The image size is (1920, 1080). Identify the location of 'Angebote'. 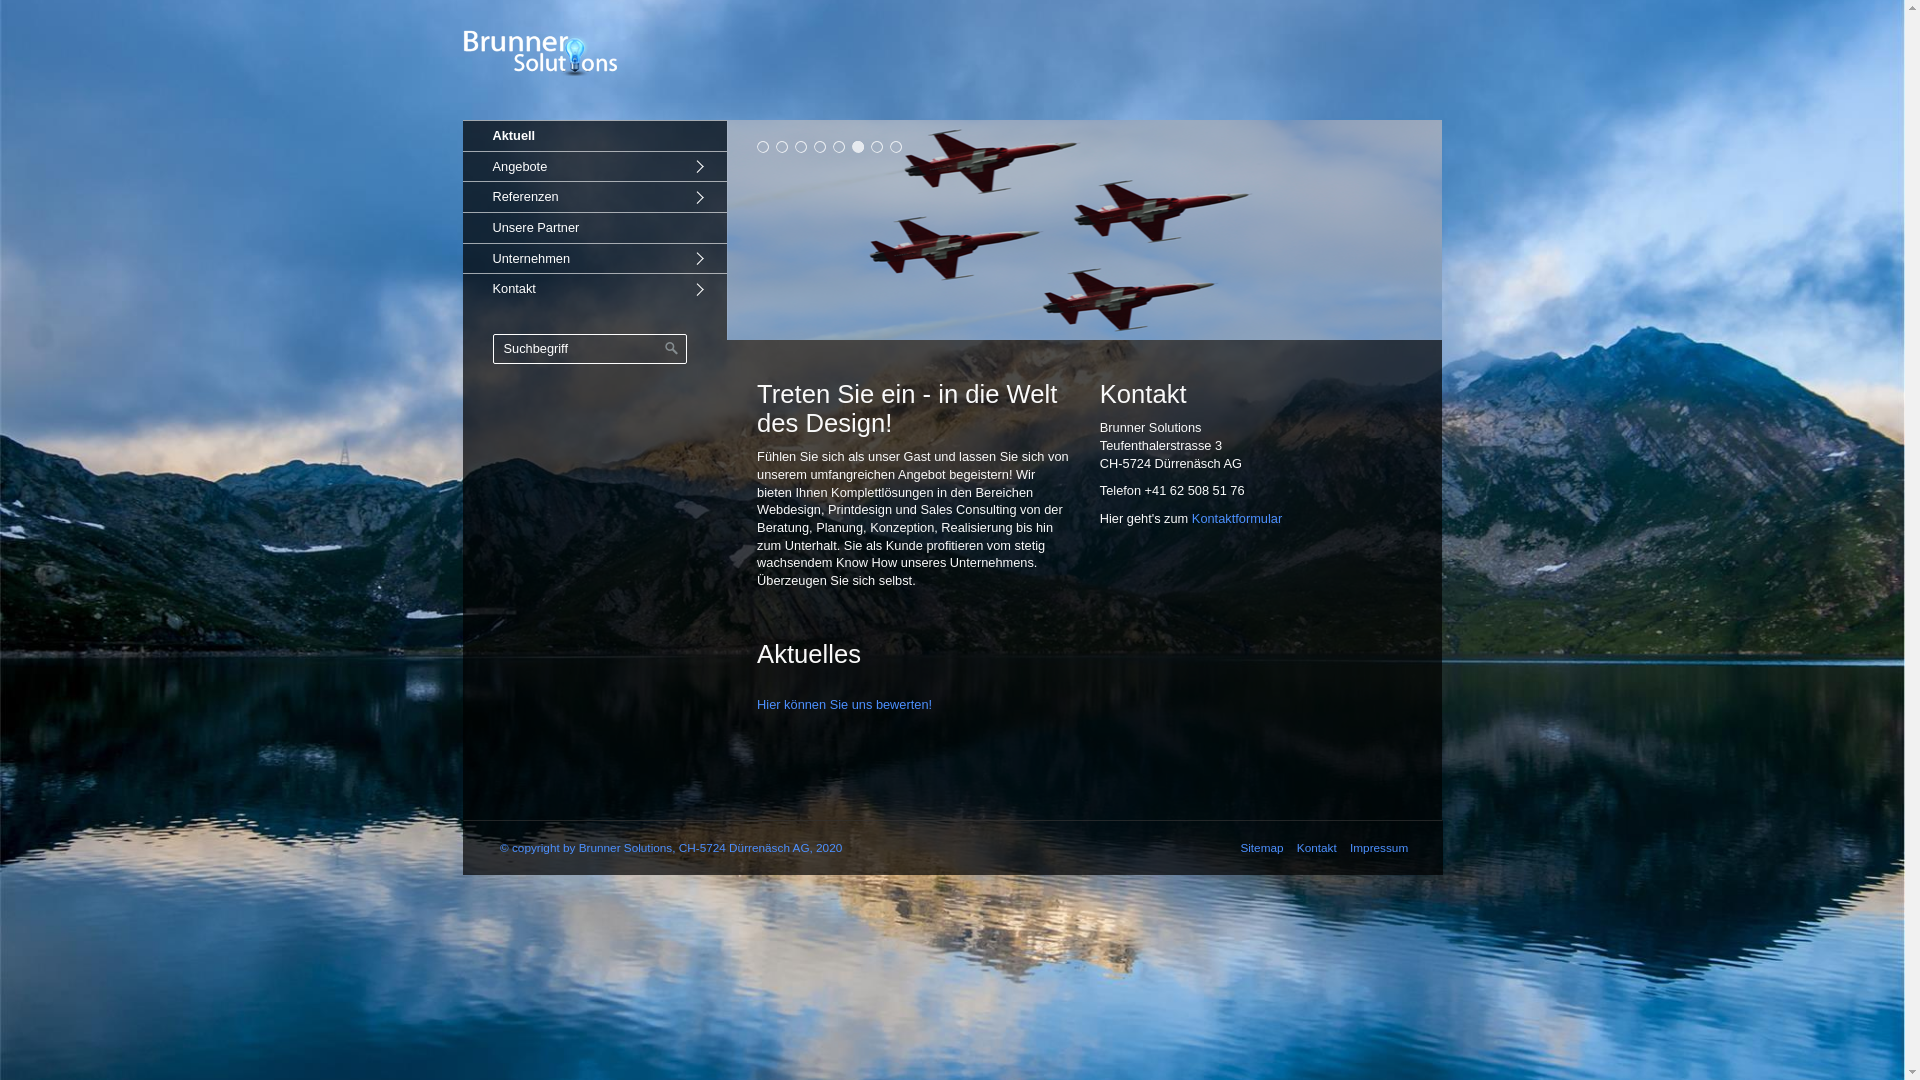
(593, 165).